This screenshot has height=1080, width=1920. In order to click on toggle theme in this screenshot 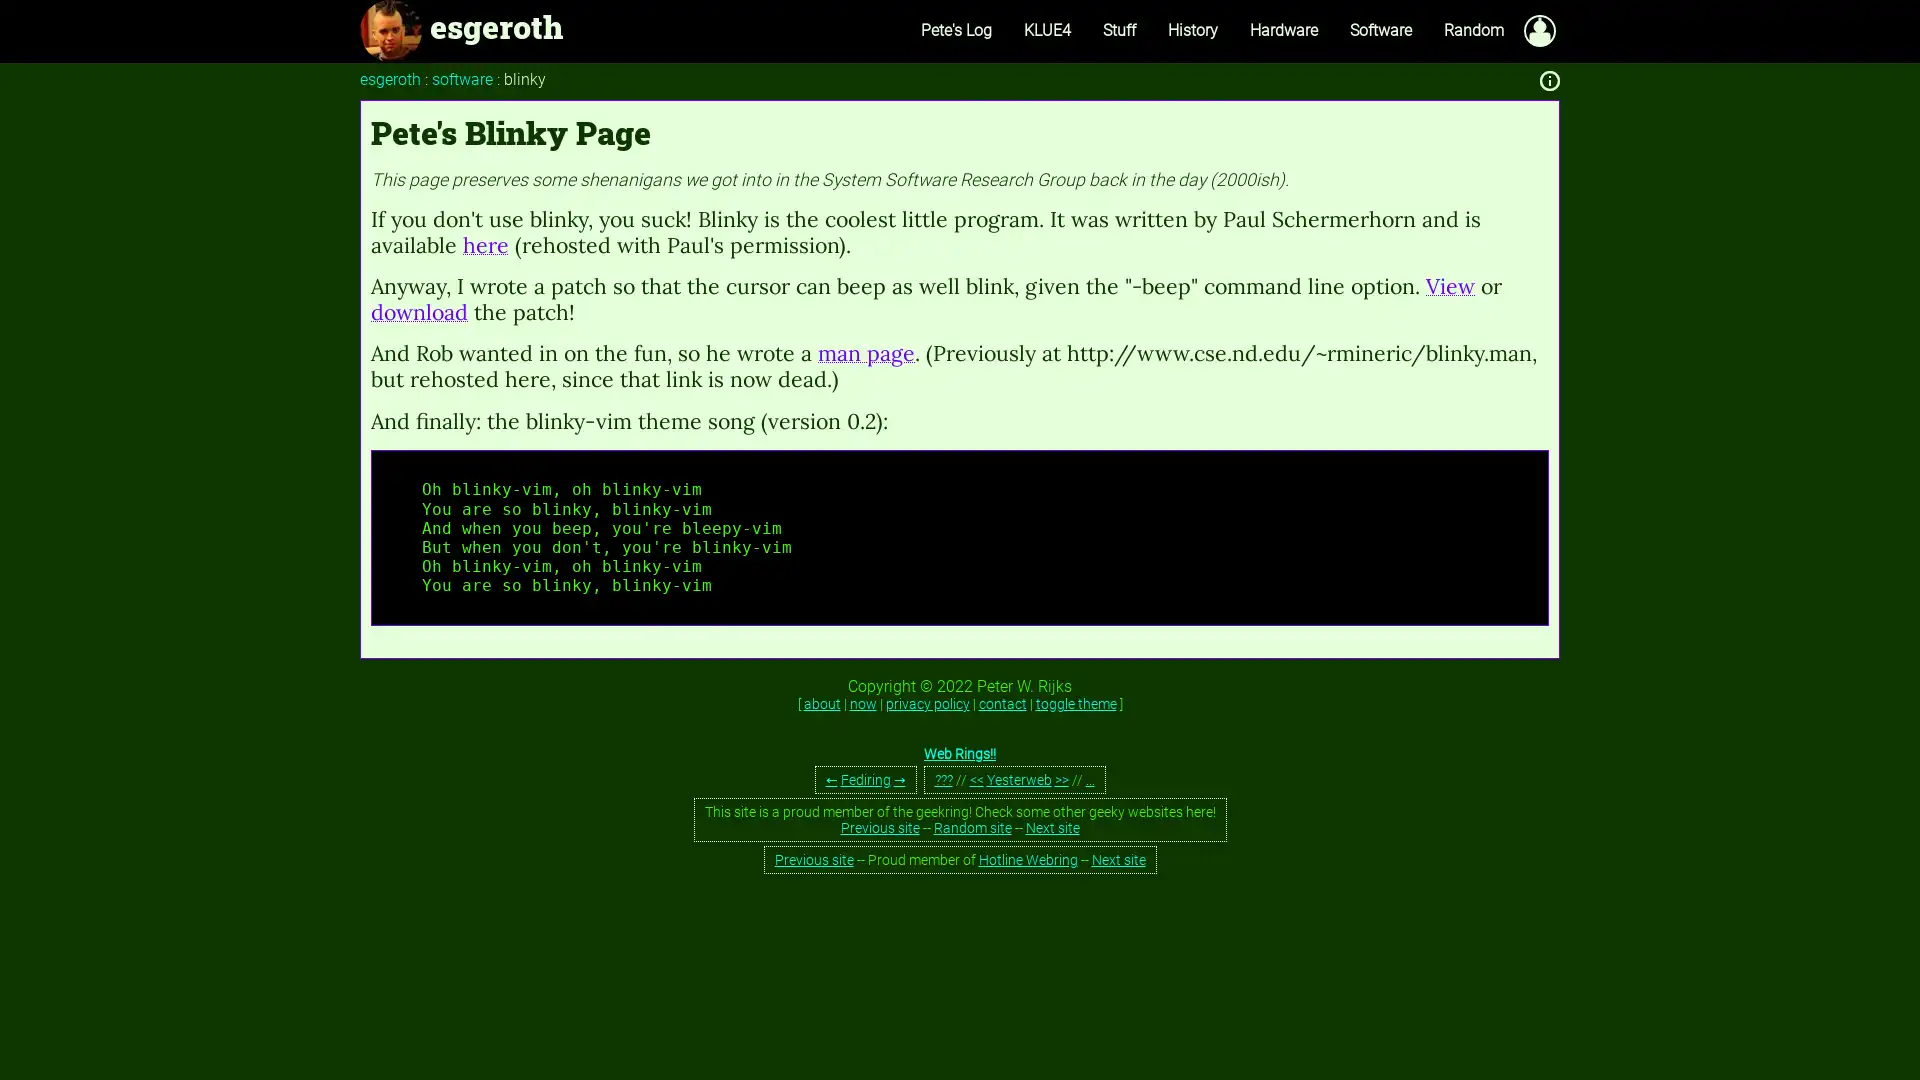, I will do `click(1074, 701)`.